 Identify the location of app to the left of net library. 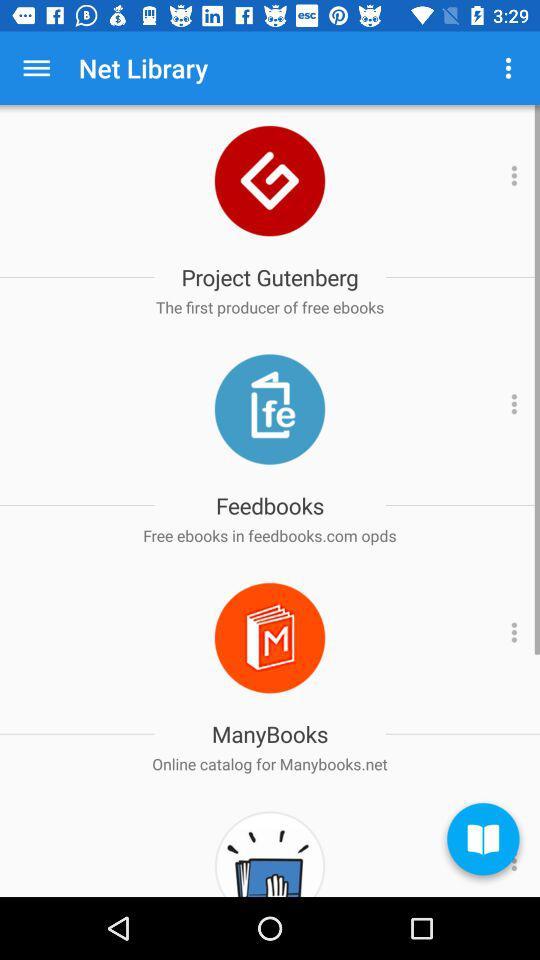
(36, 68).